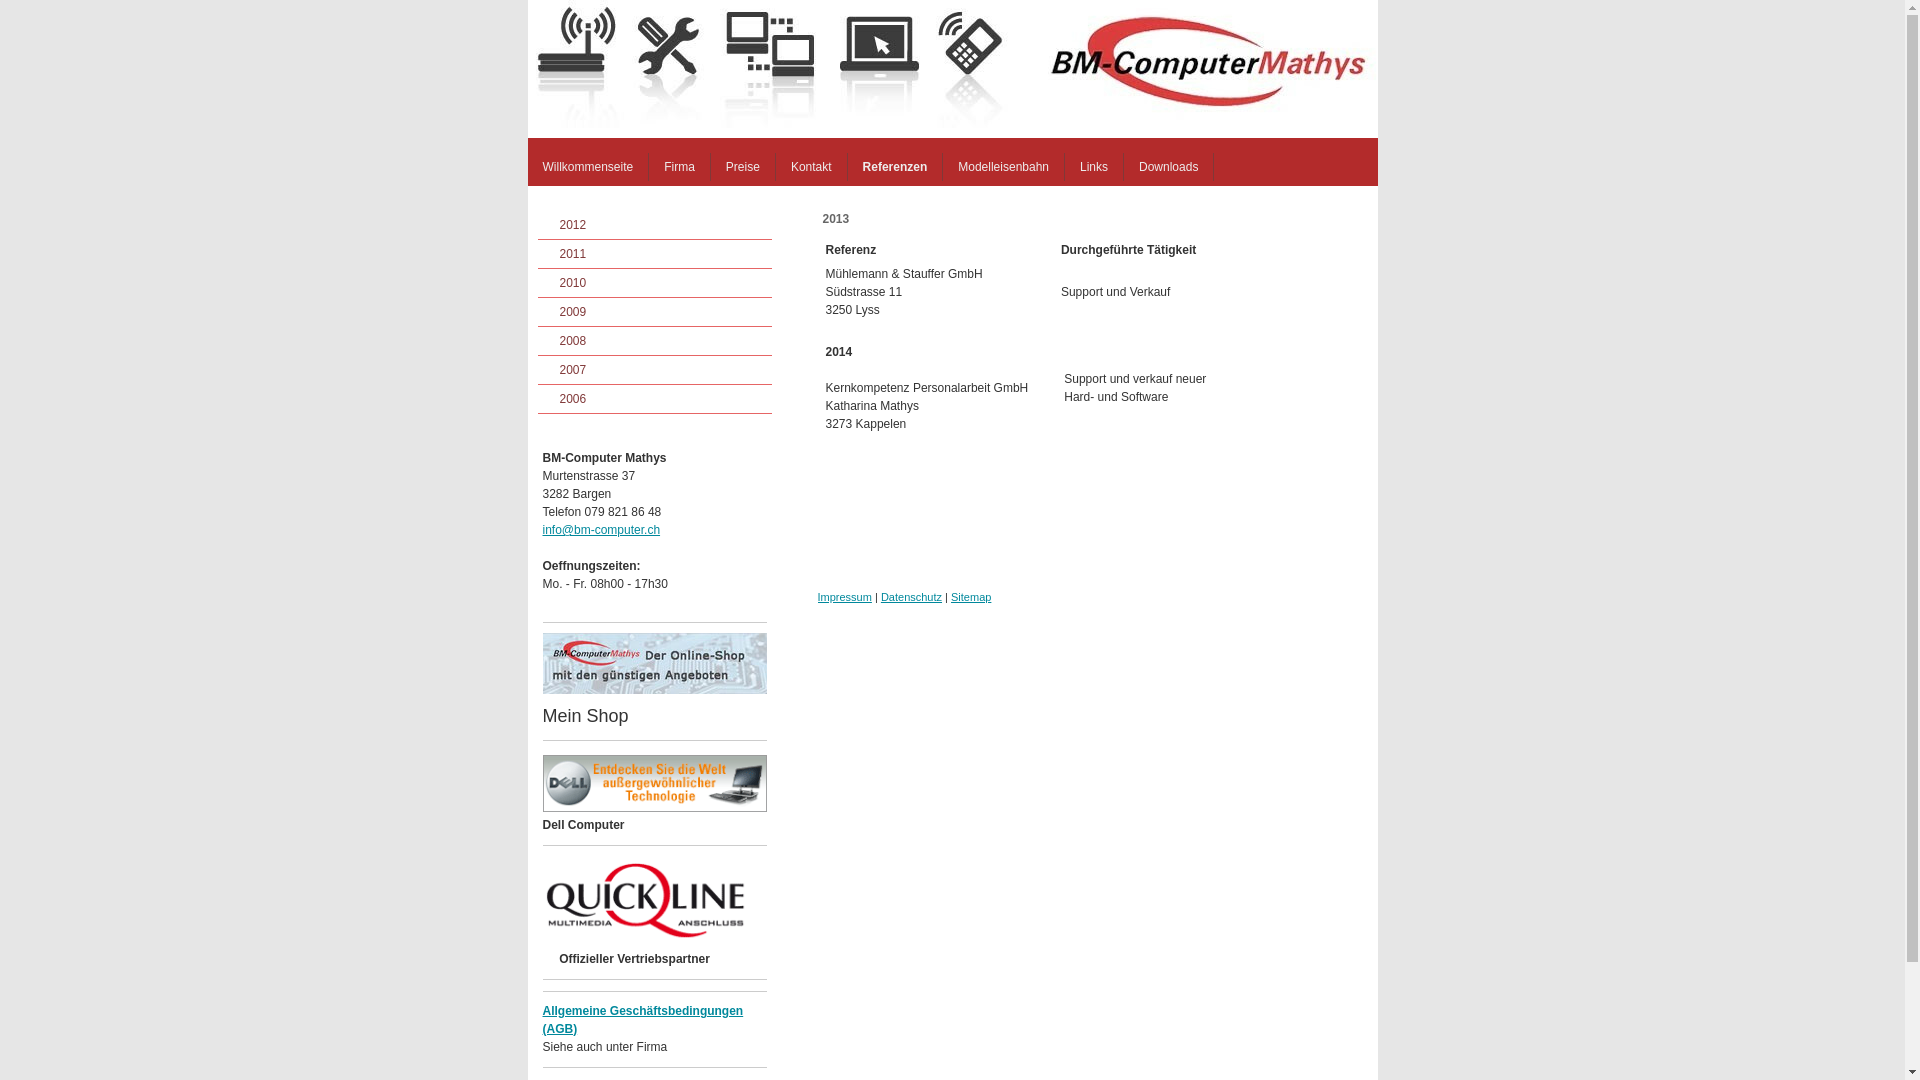 The width and height of the screenshot is (1920, 1080). I want to click on 'Referenzen', so click(895, 165).